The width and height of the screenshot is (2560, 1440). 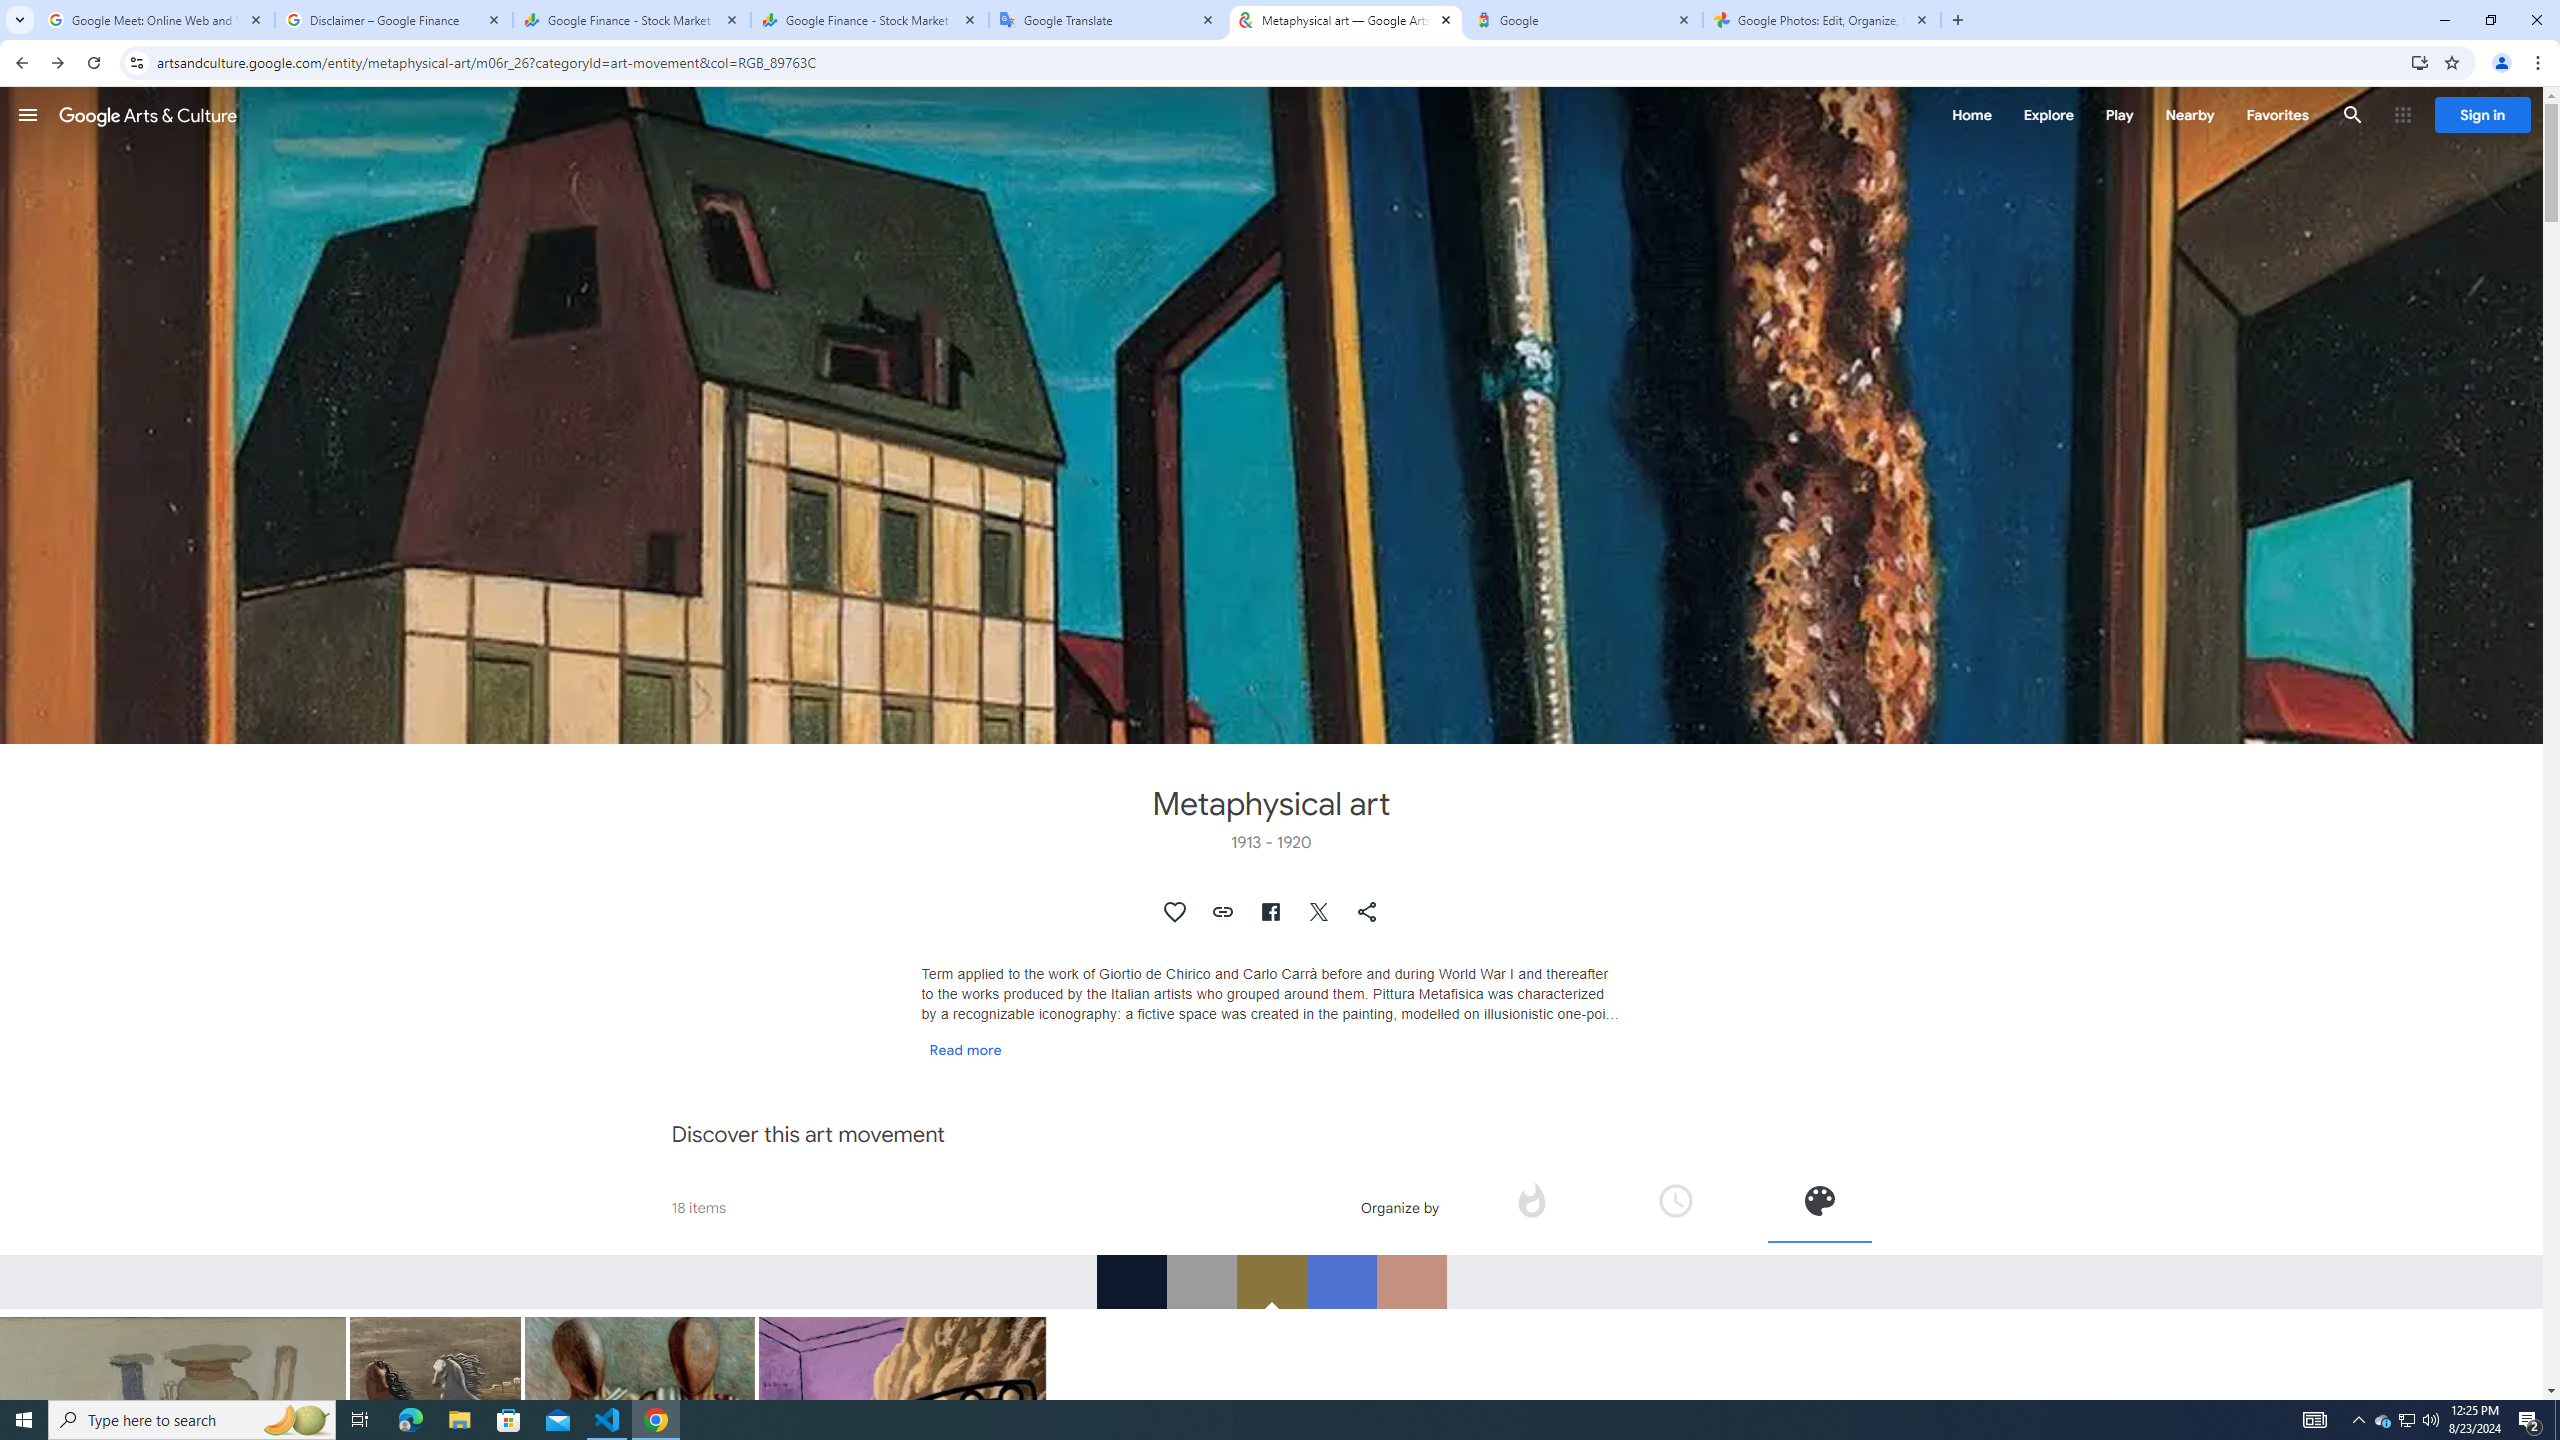 What do you see at coordinates (1675, 1206) in the screenshot?
I see `'Organize by time'` at bounding box center [1675, 1206].